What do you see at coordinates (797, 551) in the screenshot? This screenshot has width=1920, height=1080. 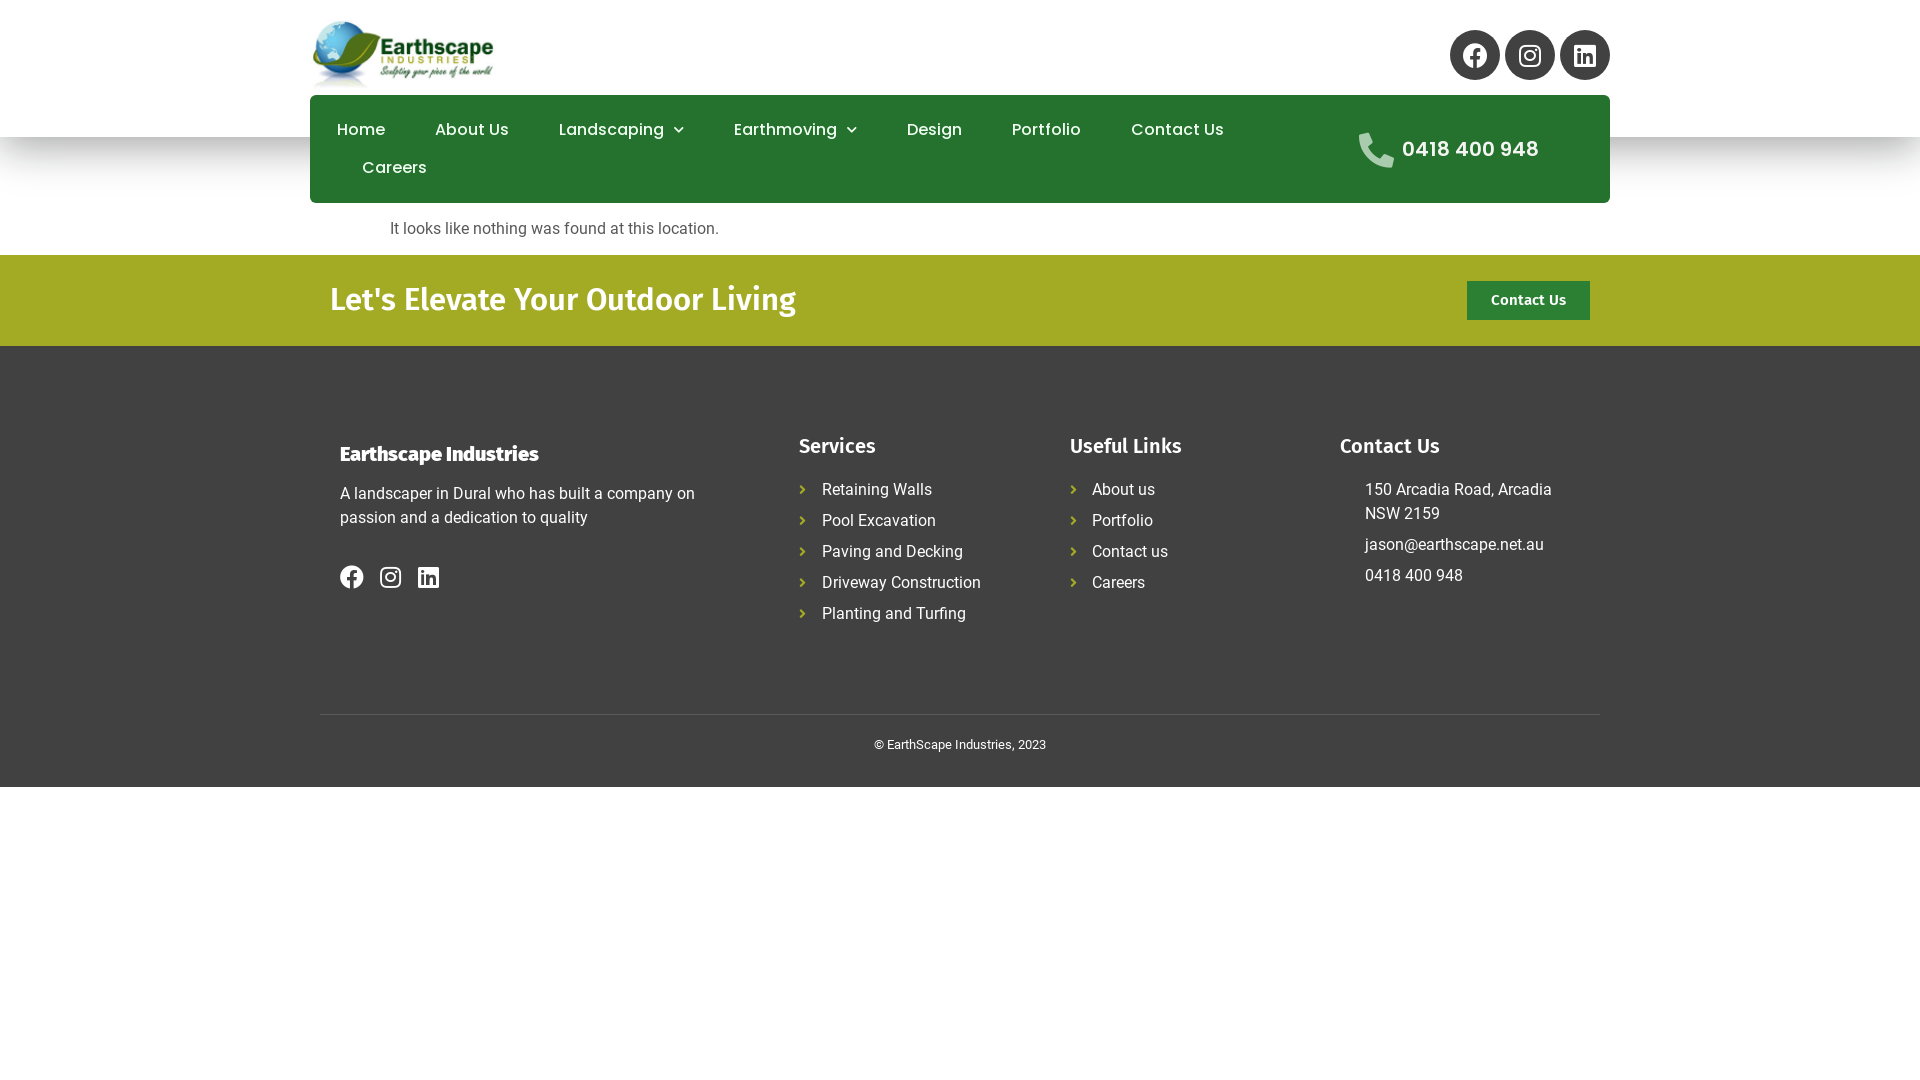 I see `'Paving and Decking'` at bounding box center [797, 551].